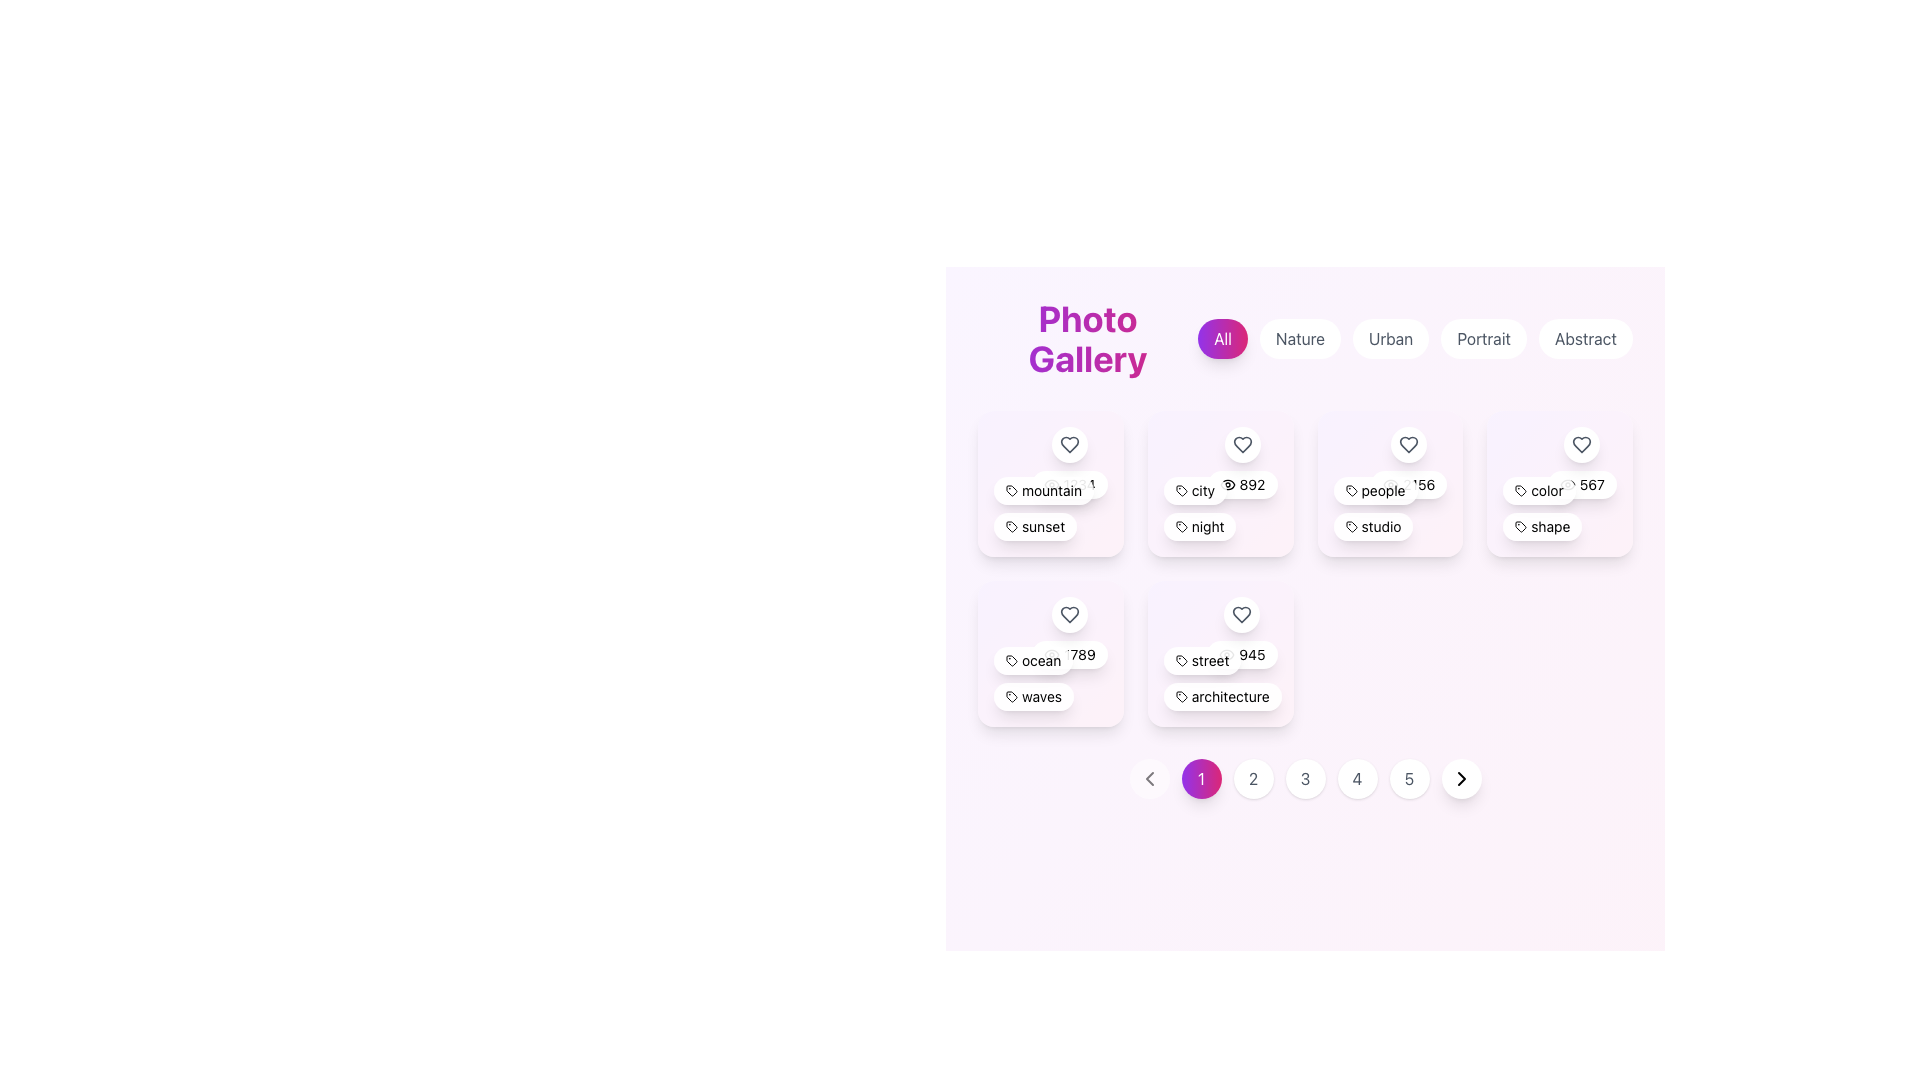 Image resolution: width=1920 pixels, height=1080 pixels. I want to click on the 'street' and 'architecture' card located in the bottom row of the gallery, which is the third item from the left, so click(1219, 653).